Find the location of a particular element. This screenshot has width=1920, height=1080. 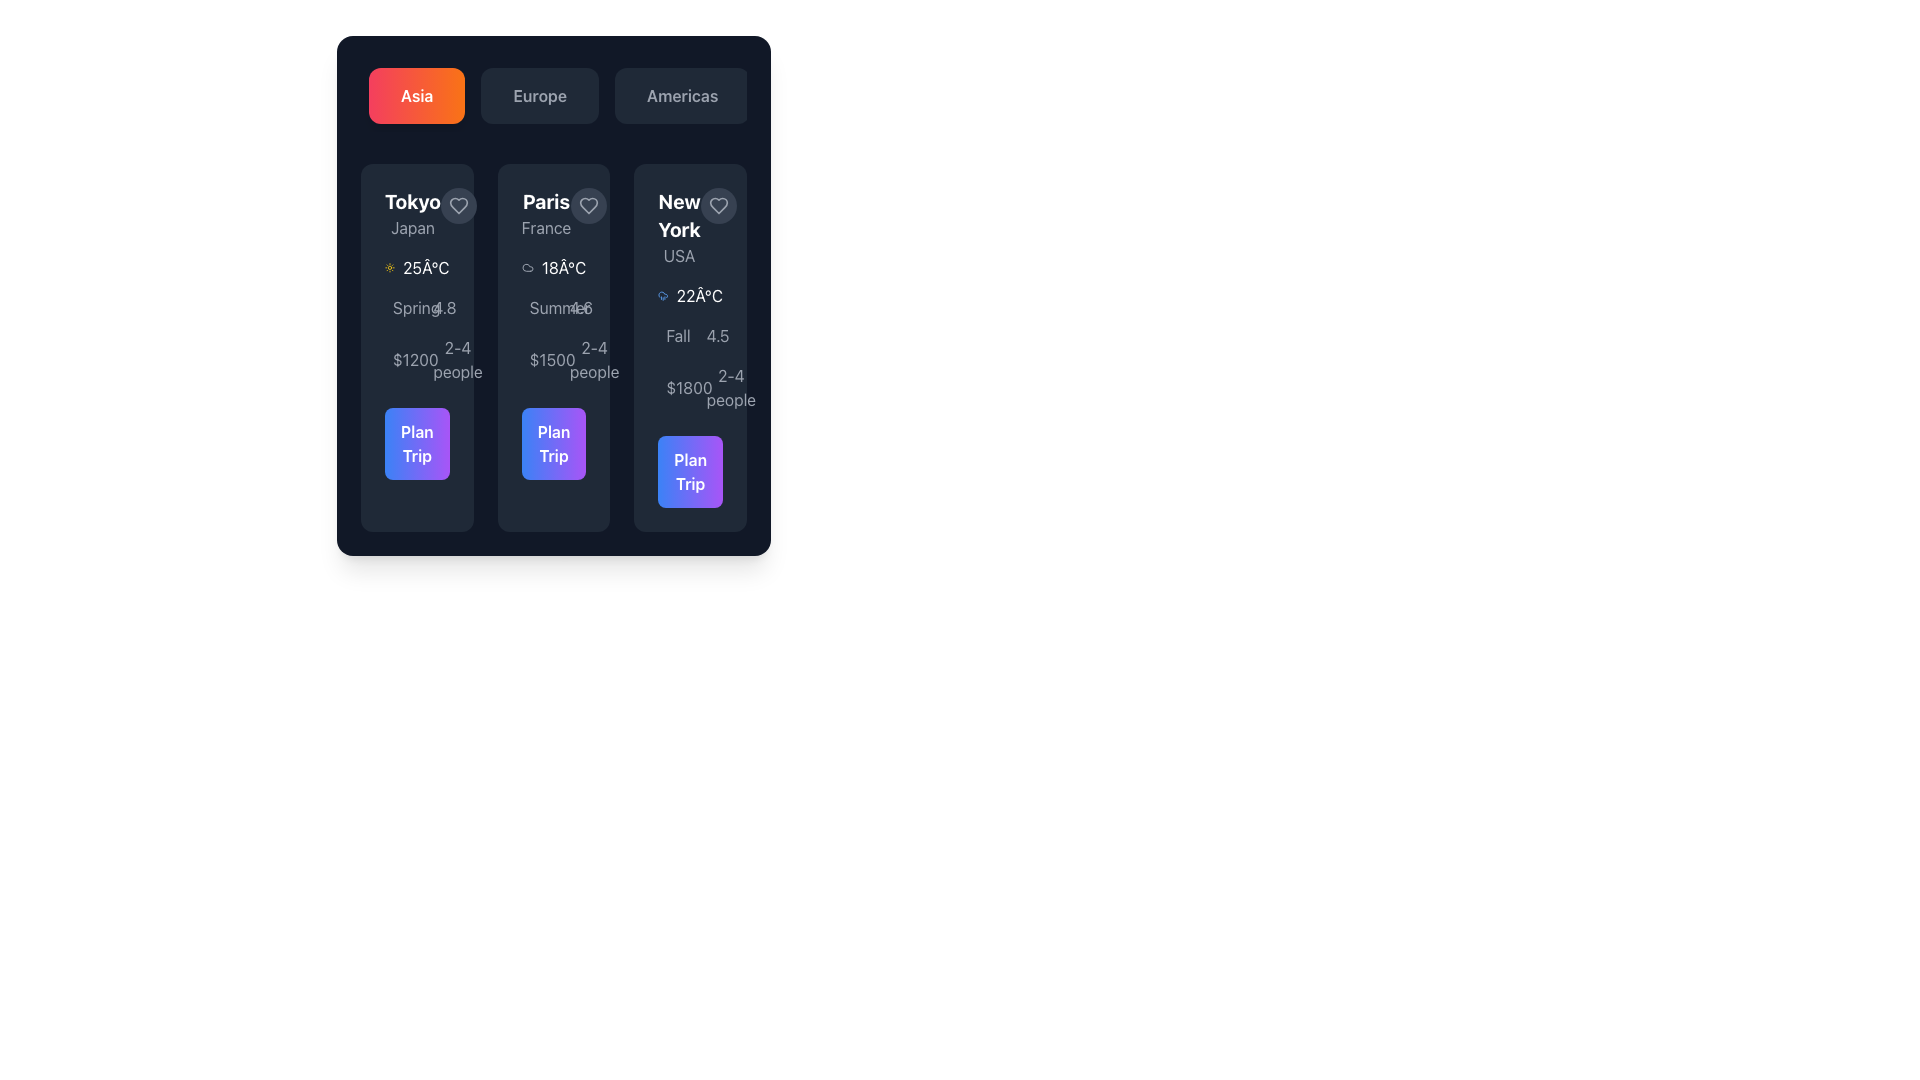

the favorite icon located at the center-top section of the card labeled 'Paris, France' is located at coordinates (588, 205).